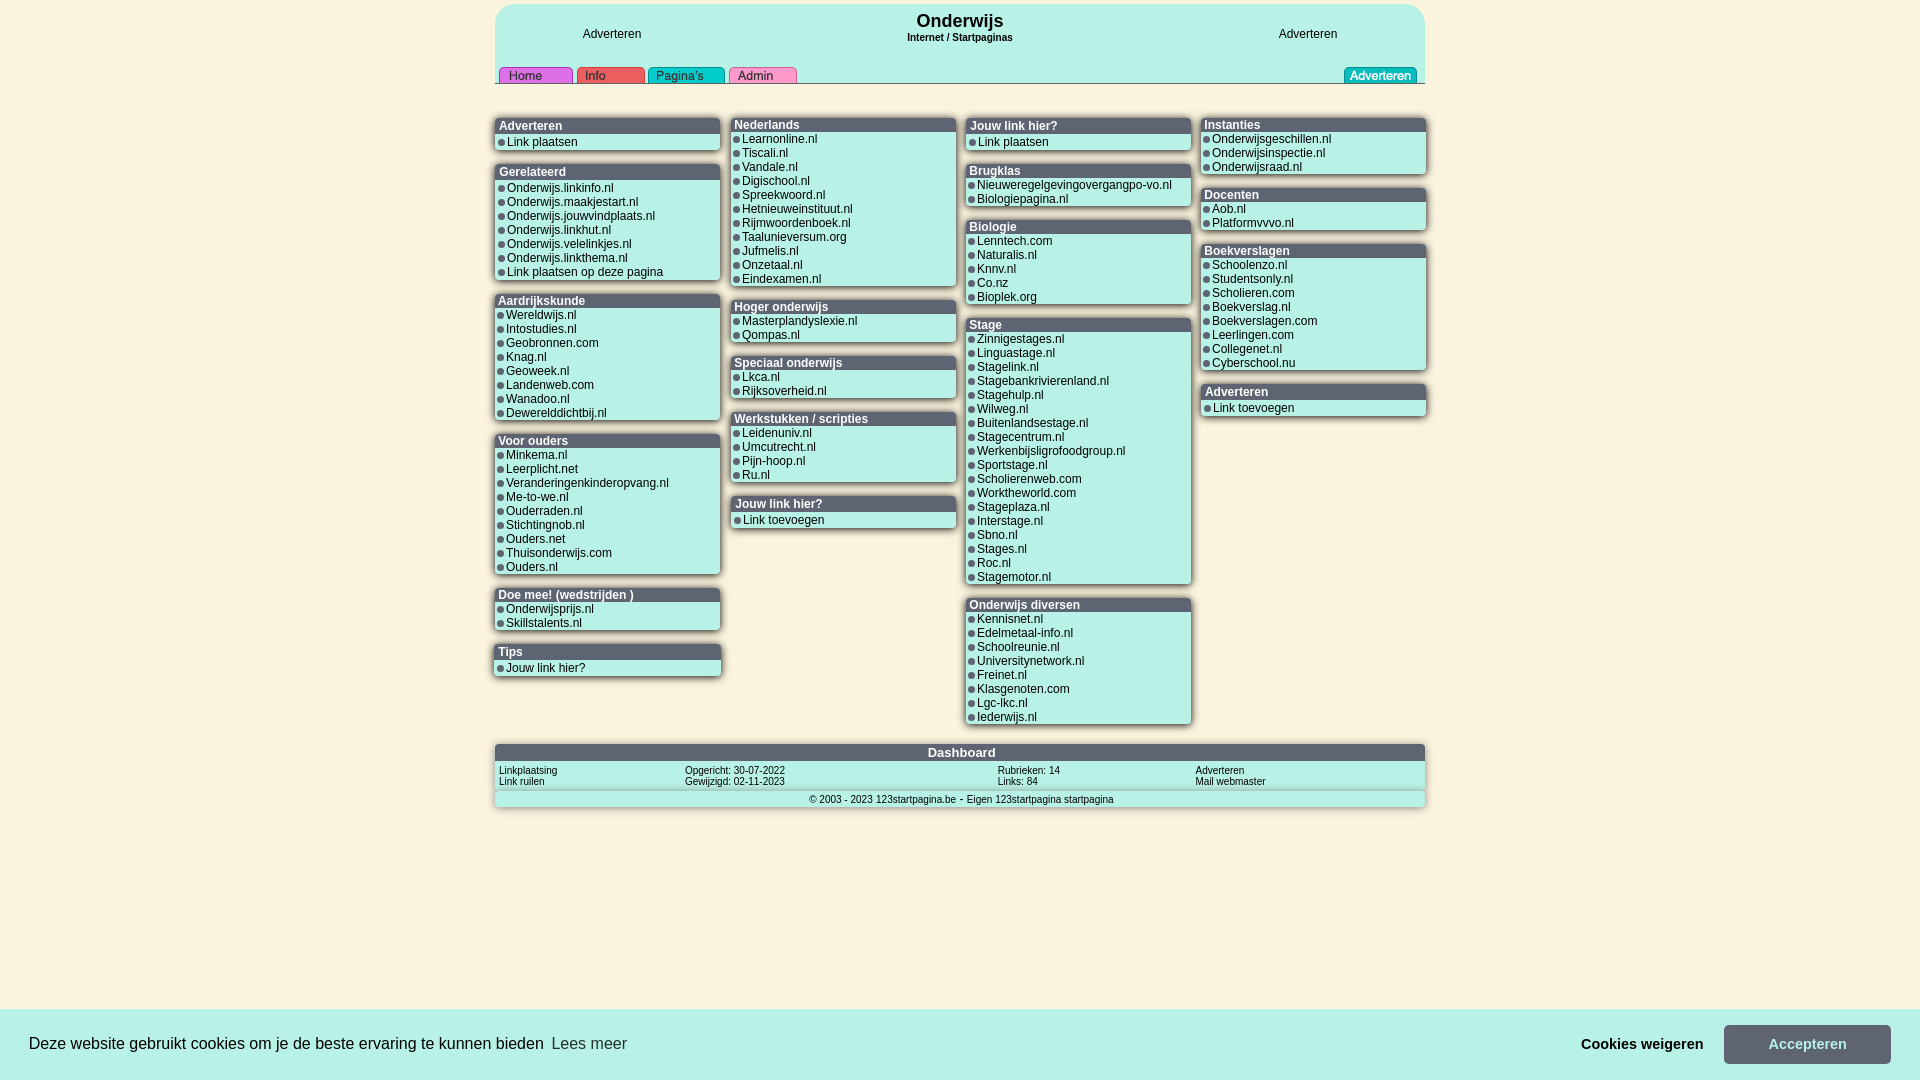 The width and height of the screenshot is (1920, 1080). What do you see at coordinates (537, 370) in the screenshot?
I see `'Geoweek.nl'` at bounding box center [537, 370].